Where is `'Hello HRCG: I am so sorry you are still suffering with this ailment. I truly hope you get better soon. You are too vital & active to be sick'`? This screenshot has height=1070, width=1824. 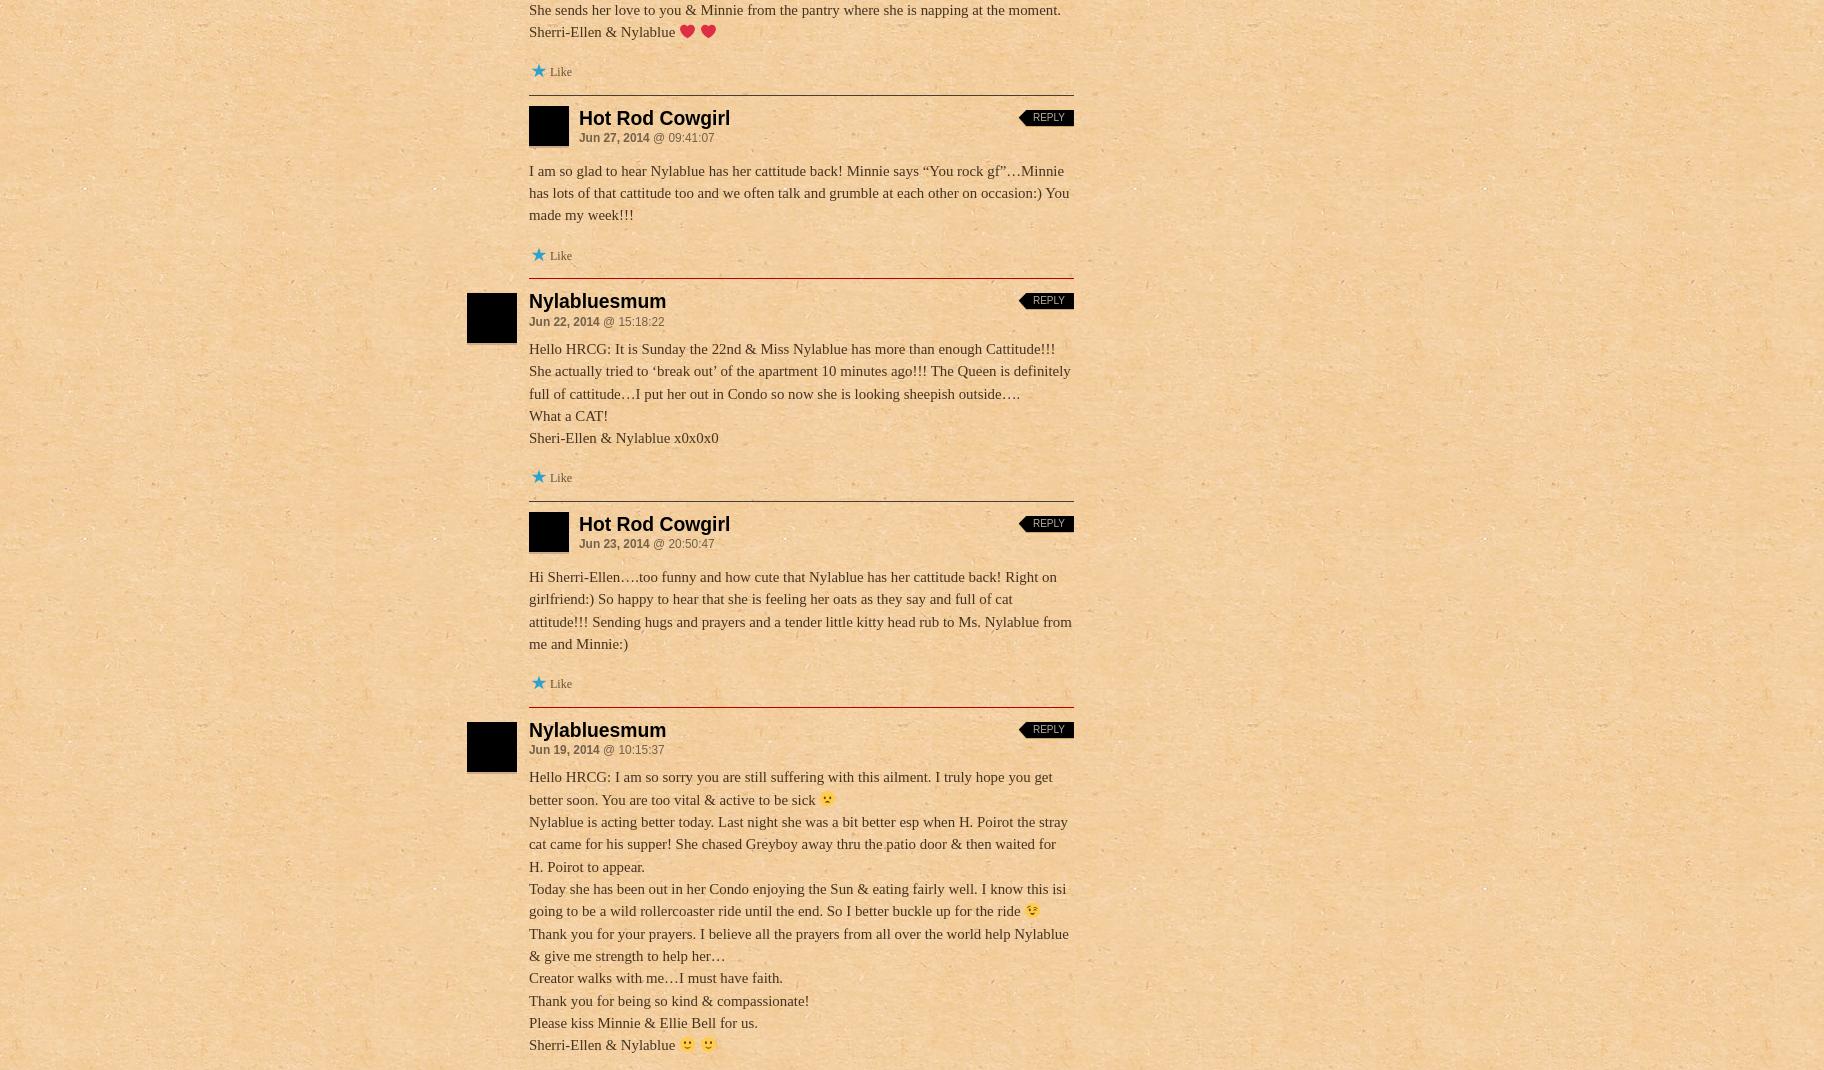
'Hello HRCG: I am so sorry you are still suffering with this ailment. I truly hope you get better soon. You are too vital & active to be sick' is located at coordinates (790, 786).